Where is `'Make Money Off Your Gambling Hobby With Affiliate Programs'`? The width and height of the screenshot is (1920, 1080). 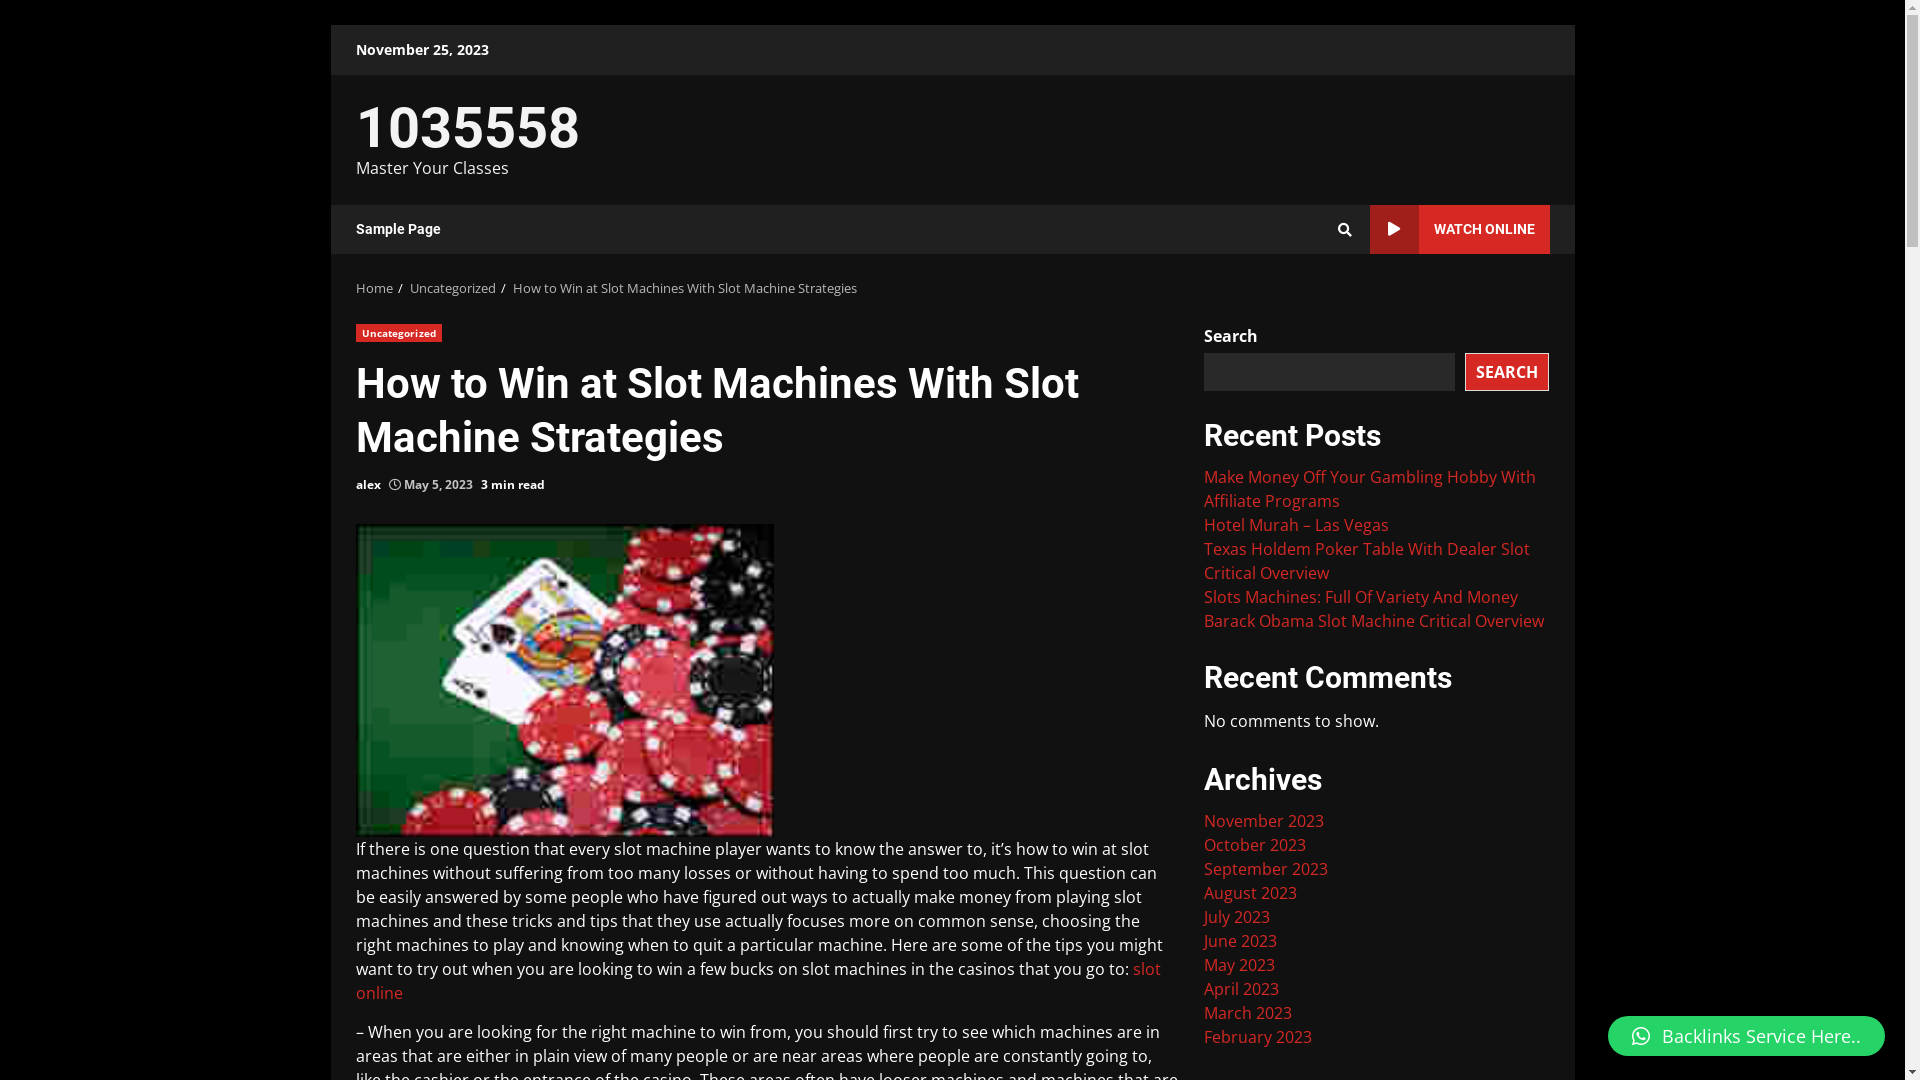 'Make Money Off Your Gambling Hobby With Affiliate Programs' is located at coordinates (1203, 489).